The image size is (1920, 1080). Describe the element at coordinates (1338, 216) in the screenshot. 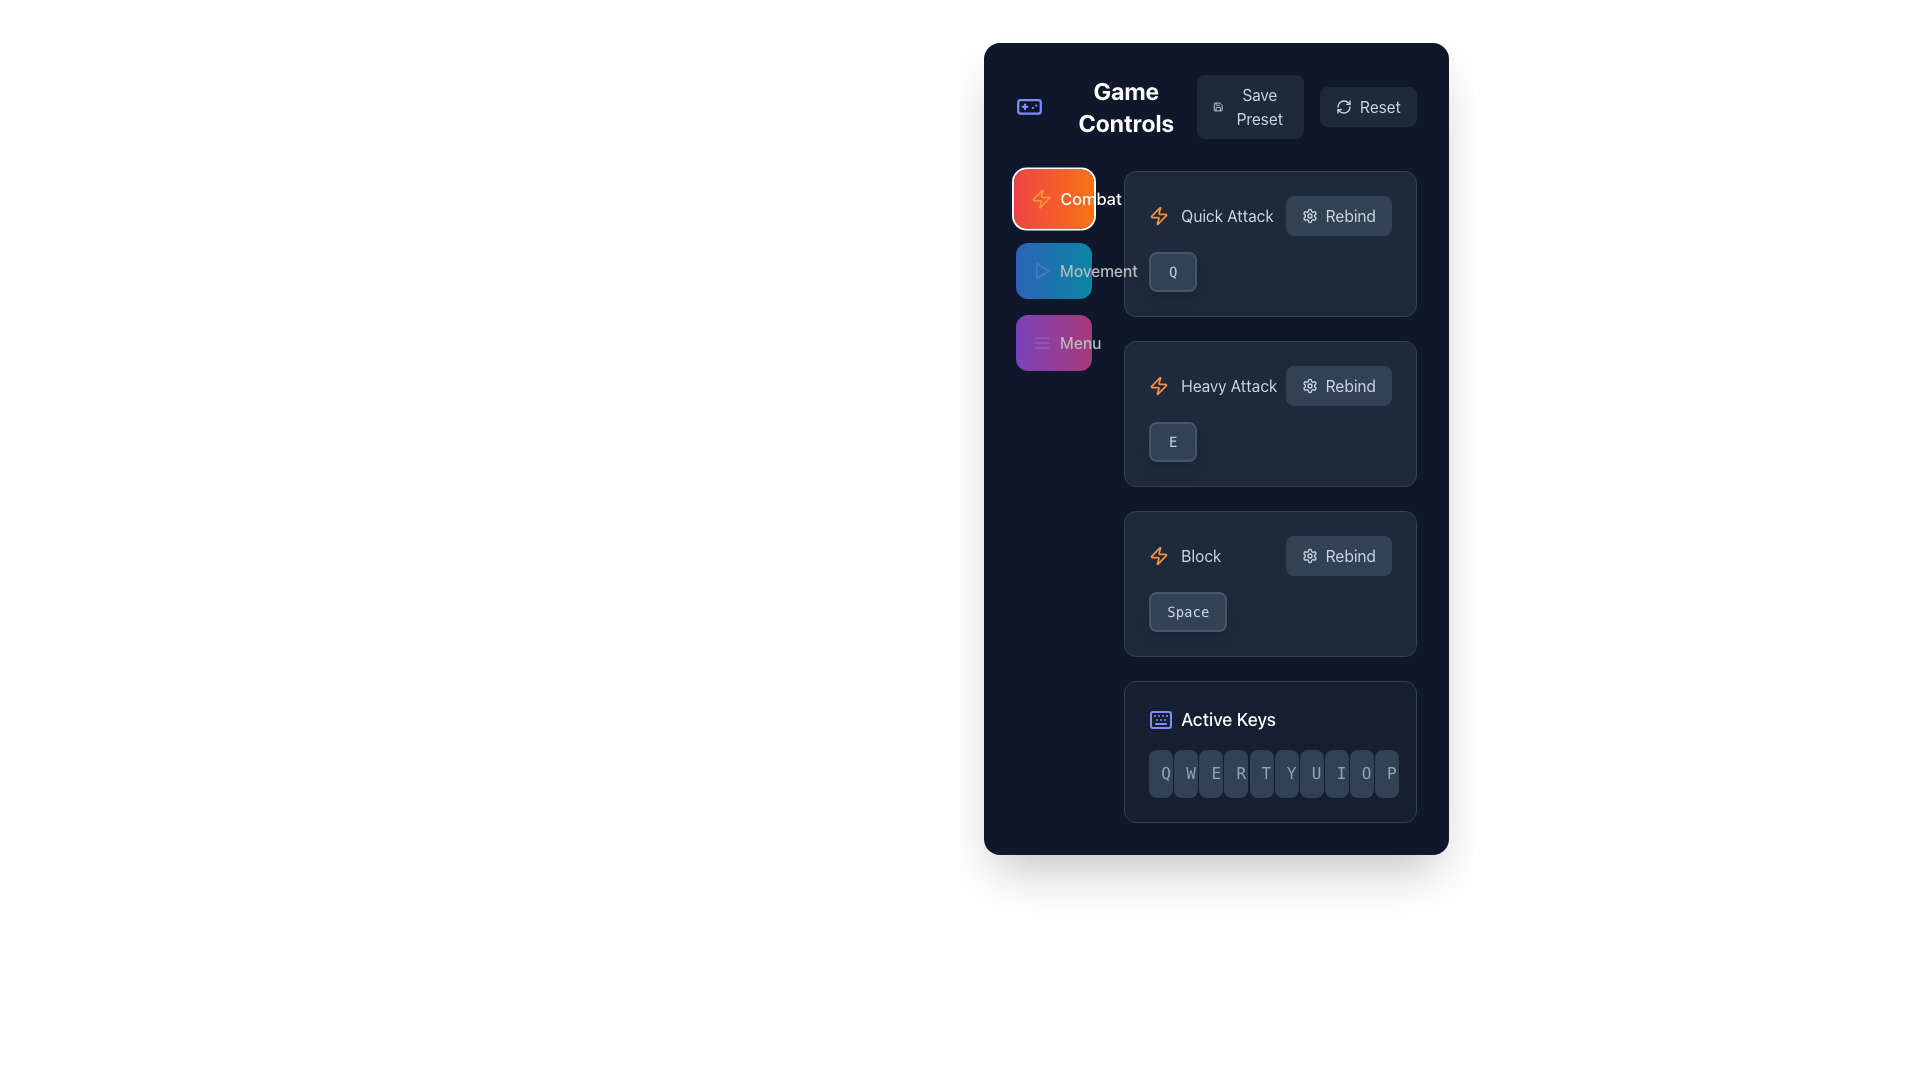

I see `the first 'Rebind' button located adjacent to the 'Quick Attack' label in the controls interface` at that location.